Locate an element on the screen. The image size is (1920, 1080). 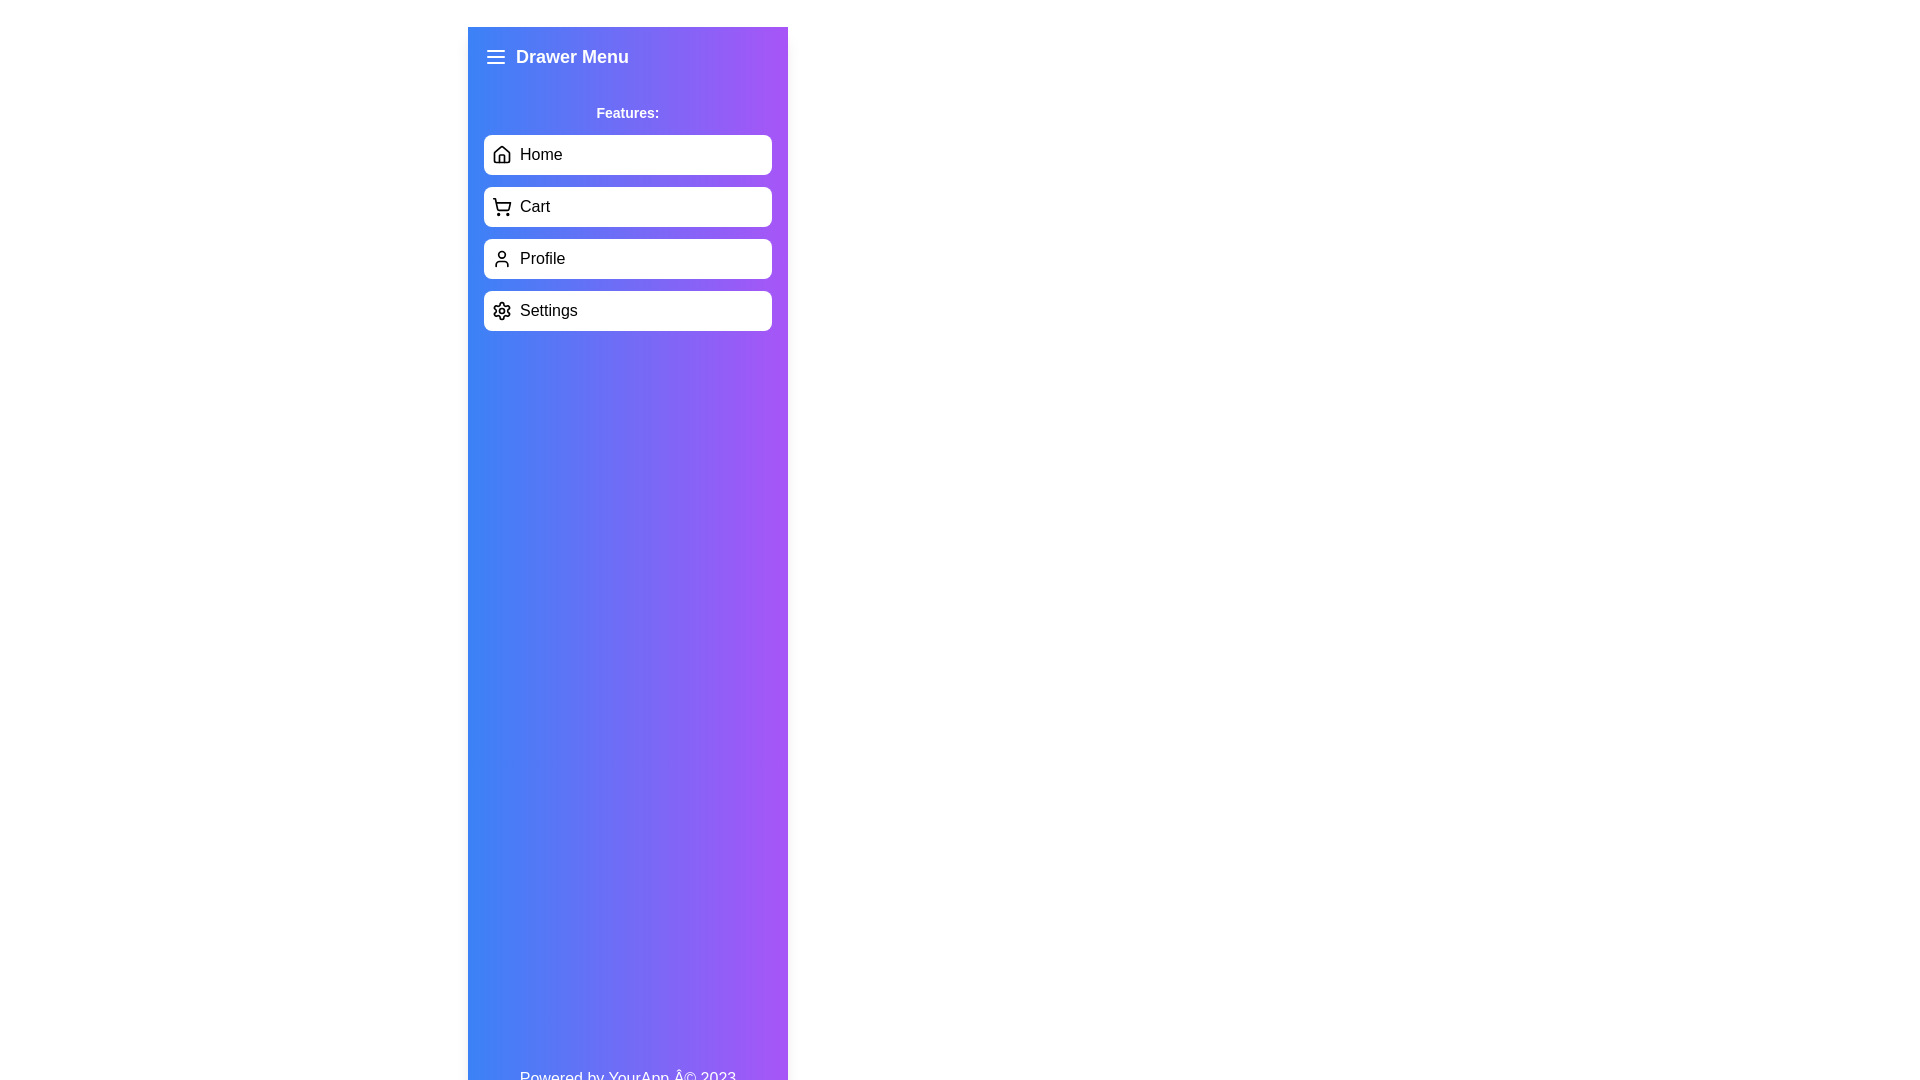
the 'Profile' text label located in the Drawer Menu is located at coordinates (542, 257).